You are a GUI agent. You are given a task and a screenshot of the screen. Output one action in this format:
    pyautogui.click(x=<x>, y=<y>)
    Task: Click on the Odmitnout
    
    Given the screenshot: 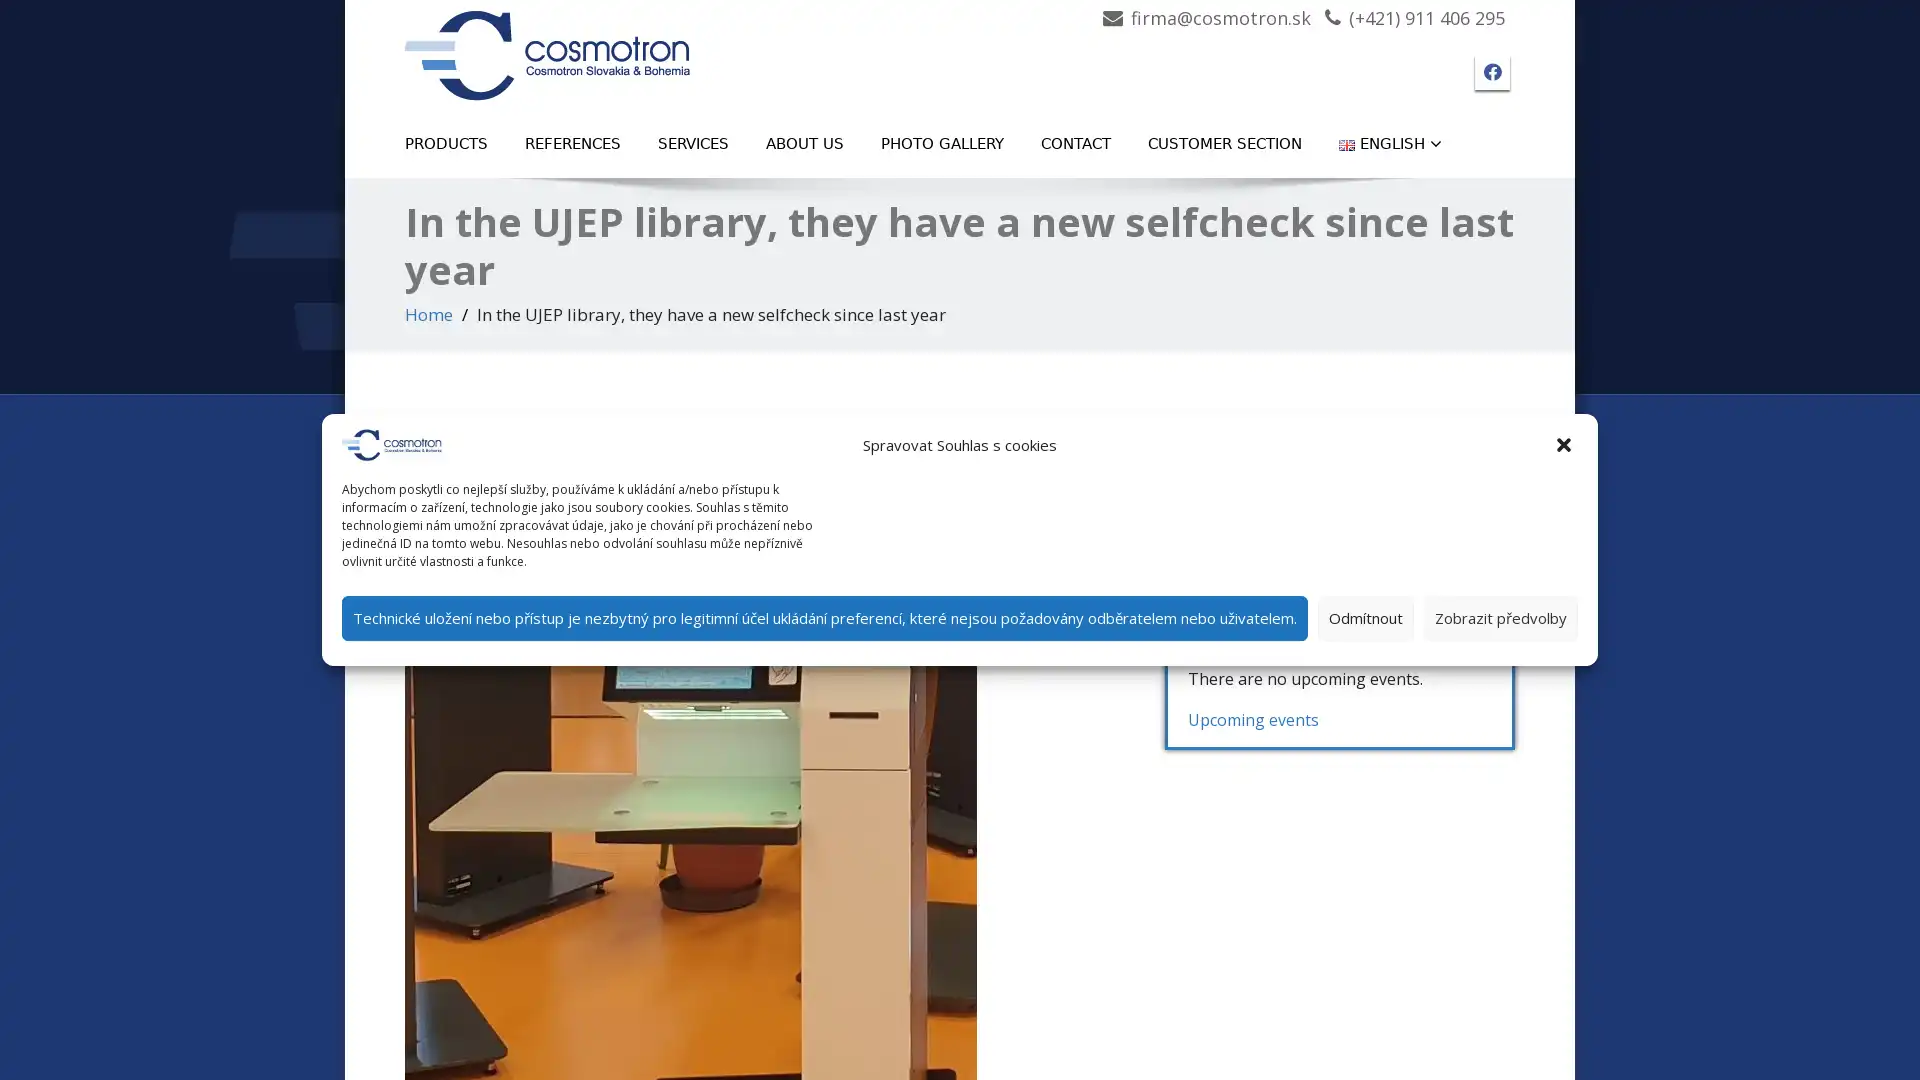 What is the action you would take?
    pyautogui.click(x=1365, y=616)
    